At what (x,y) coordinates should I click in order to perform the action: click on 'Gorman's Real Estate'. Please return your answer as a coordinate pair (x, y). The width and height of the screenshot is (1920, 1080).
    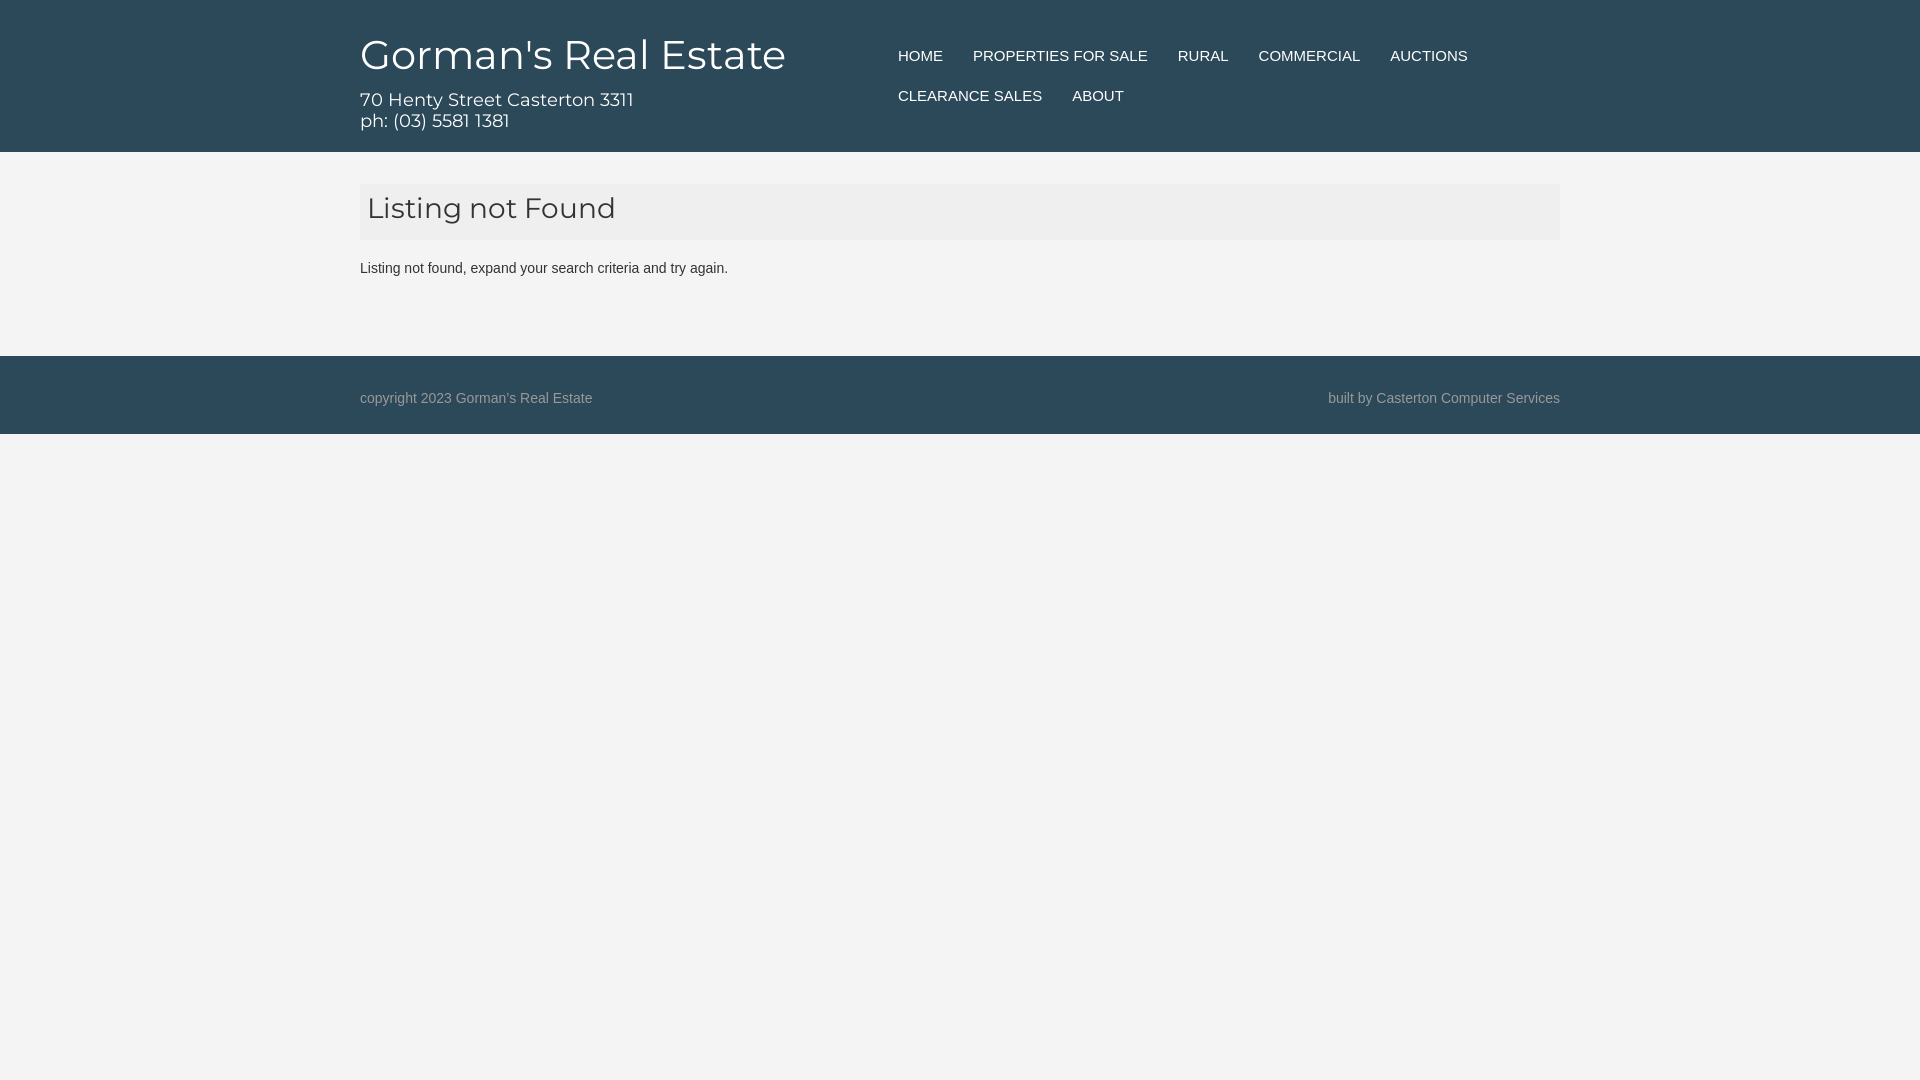
    Looking at the image, I should click on (571, 53).